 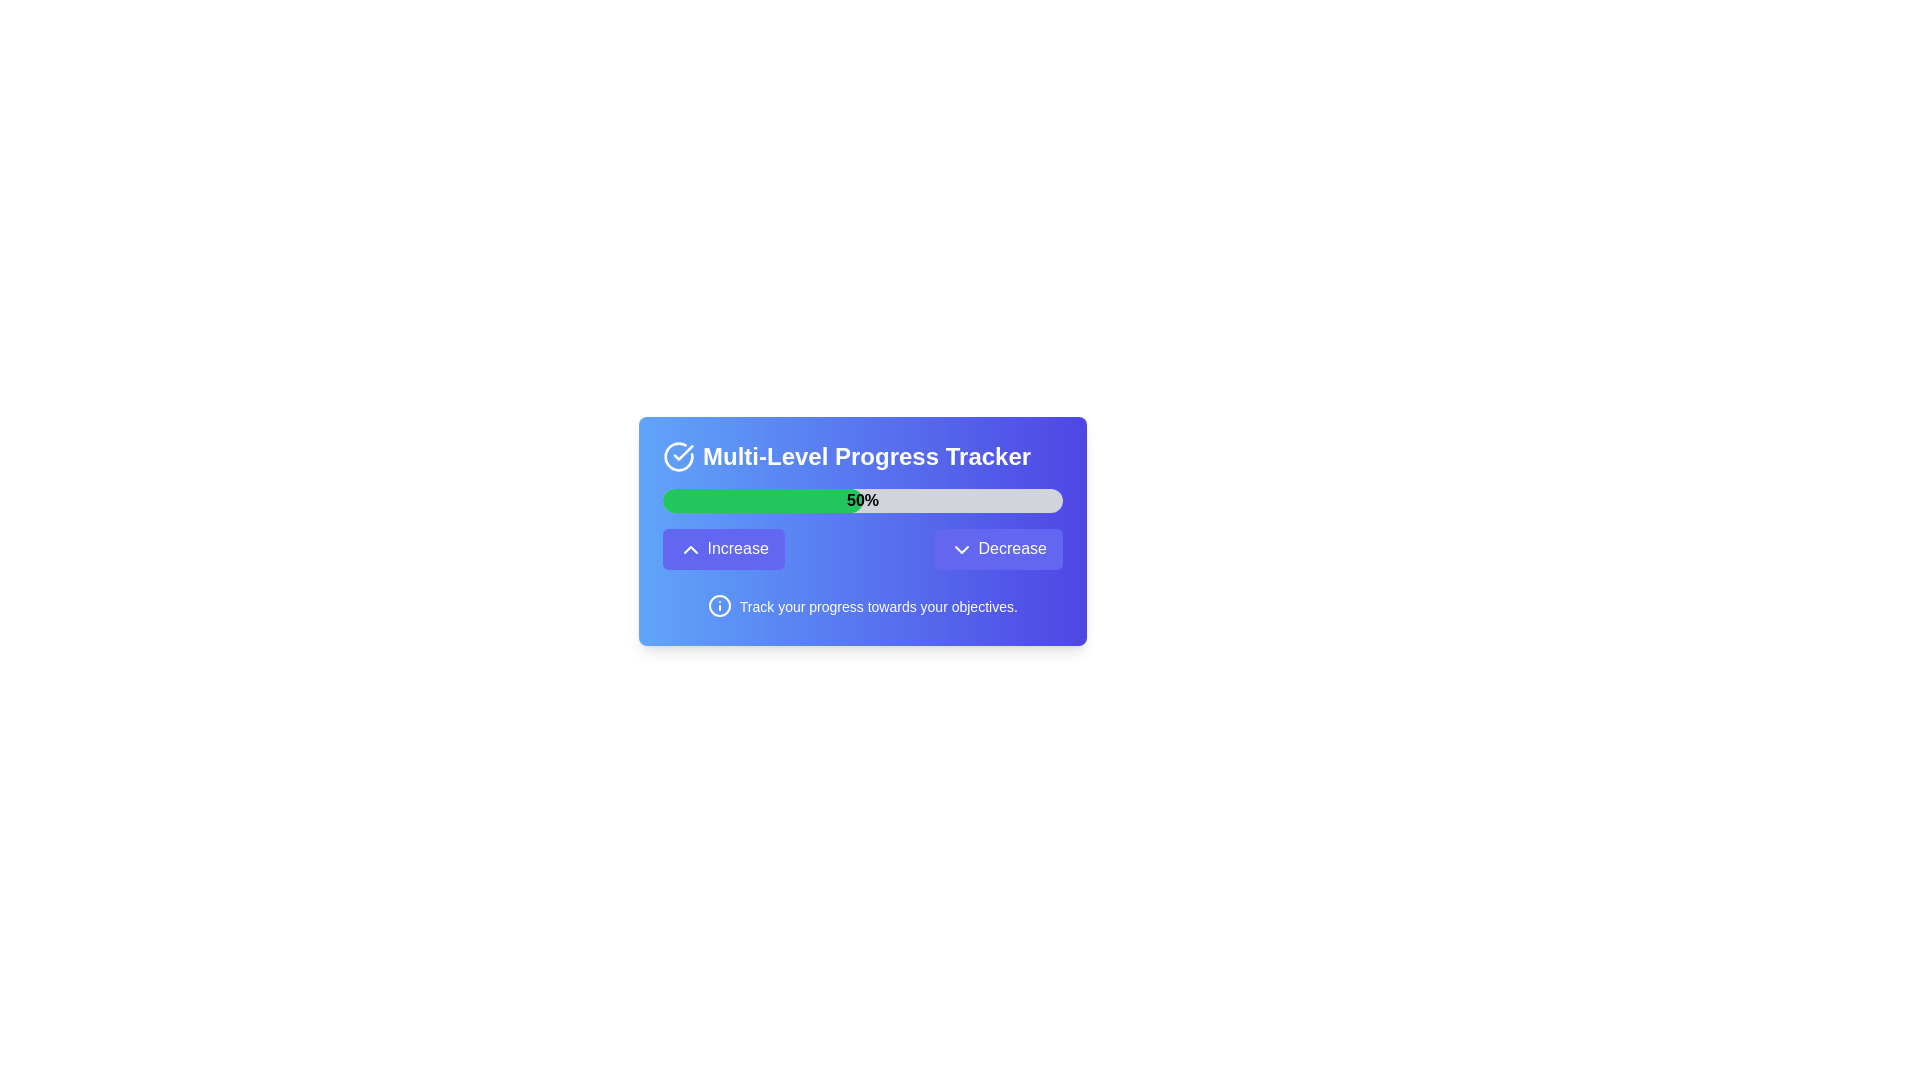 I want to click on the green-filled progress indicator that represents 50% completion of a task within the lighter gray background bar, so click(x=762, y=500).